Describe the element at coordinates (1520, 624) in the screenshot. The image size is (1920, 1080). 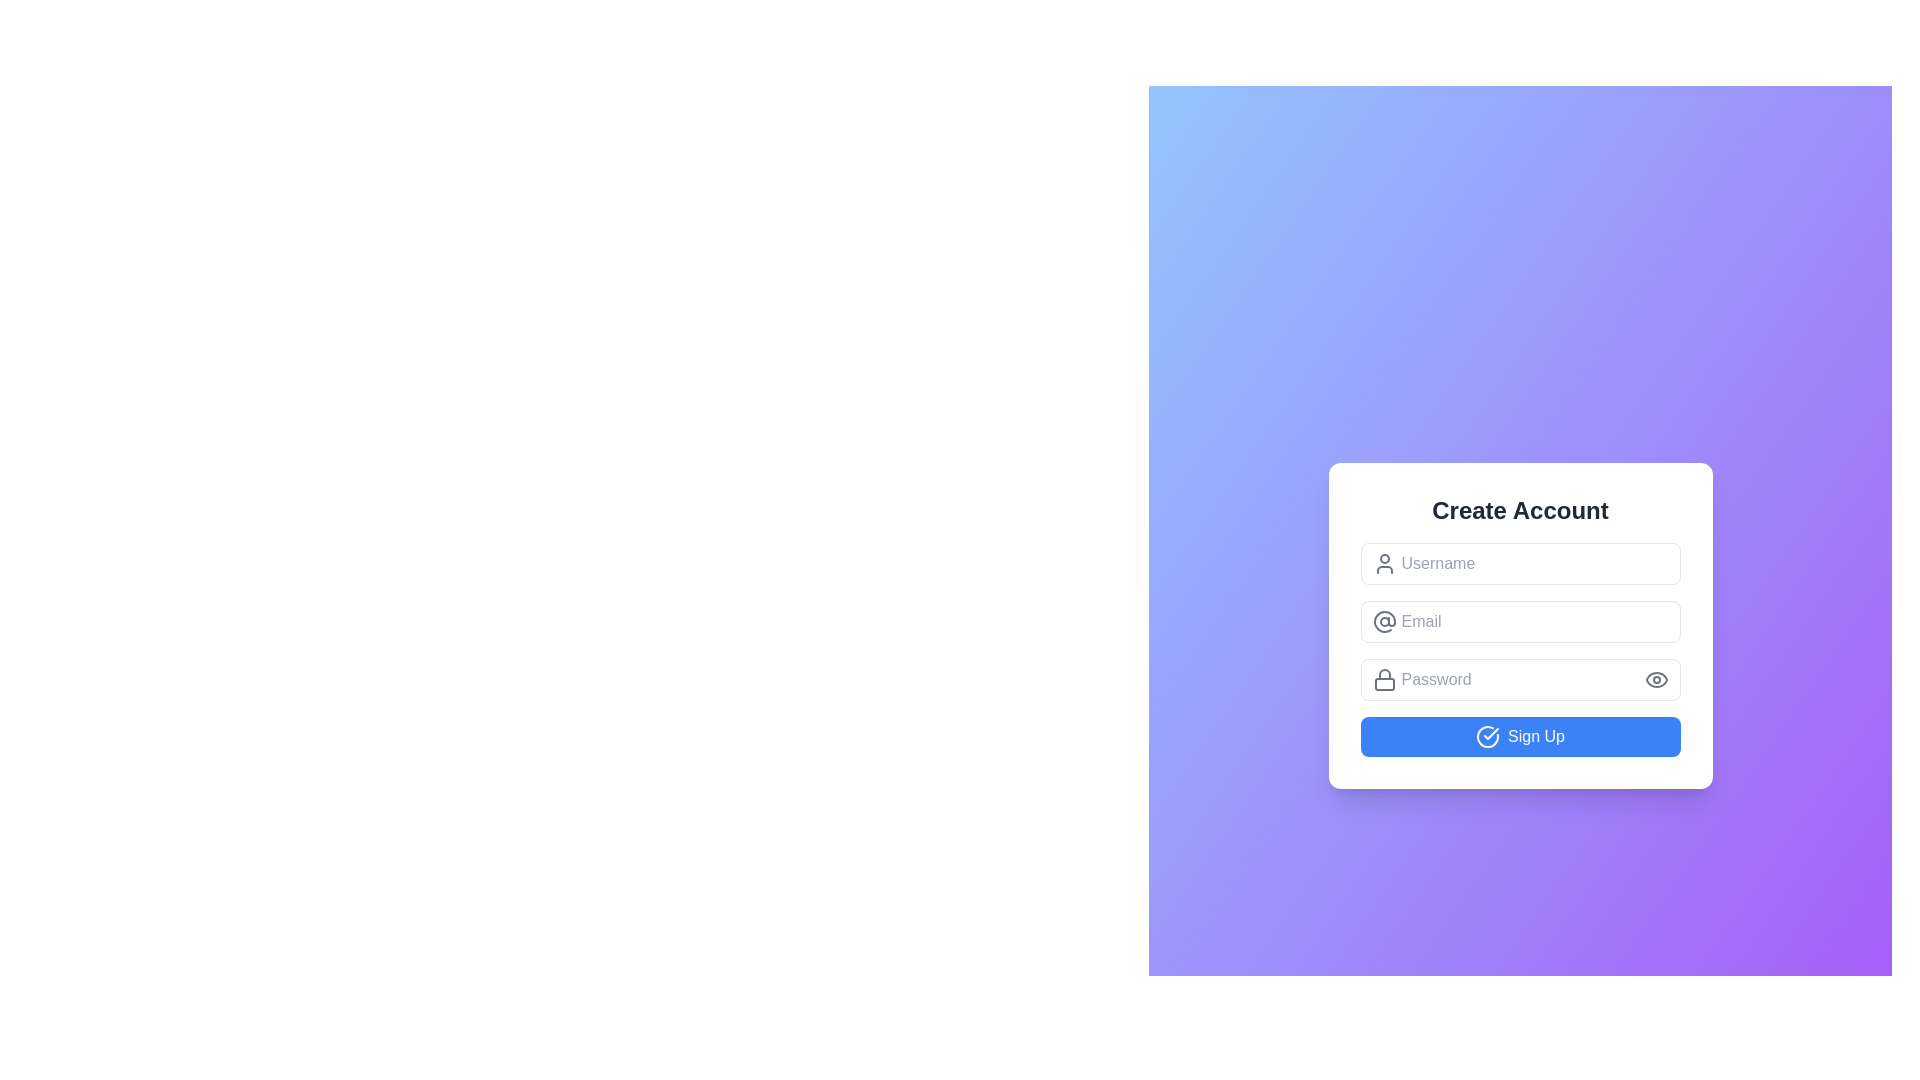
I see `the email input field in the sign-up form to focus on it, which is centrally aligned and located below the username input field` at that location.